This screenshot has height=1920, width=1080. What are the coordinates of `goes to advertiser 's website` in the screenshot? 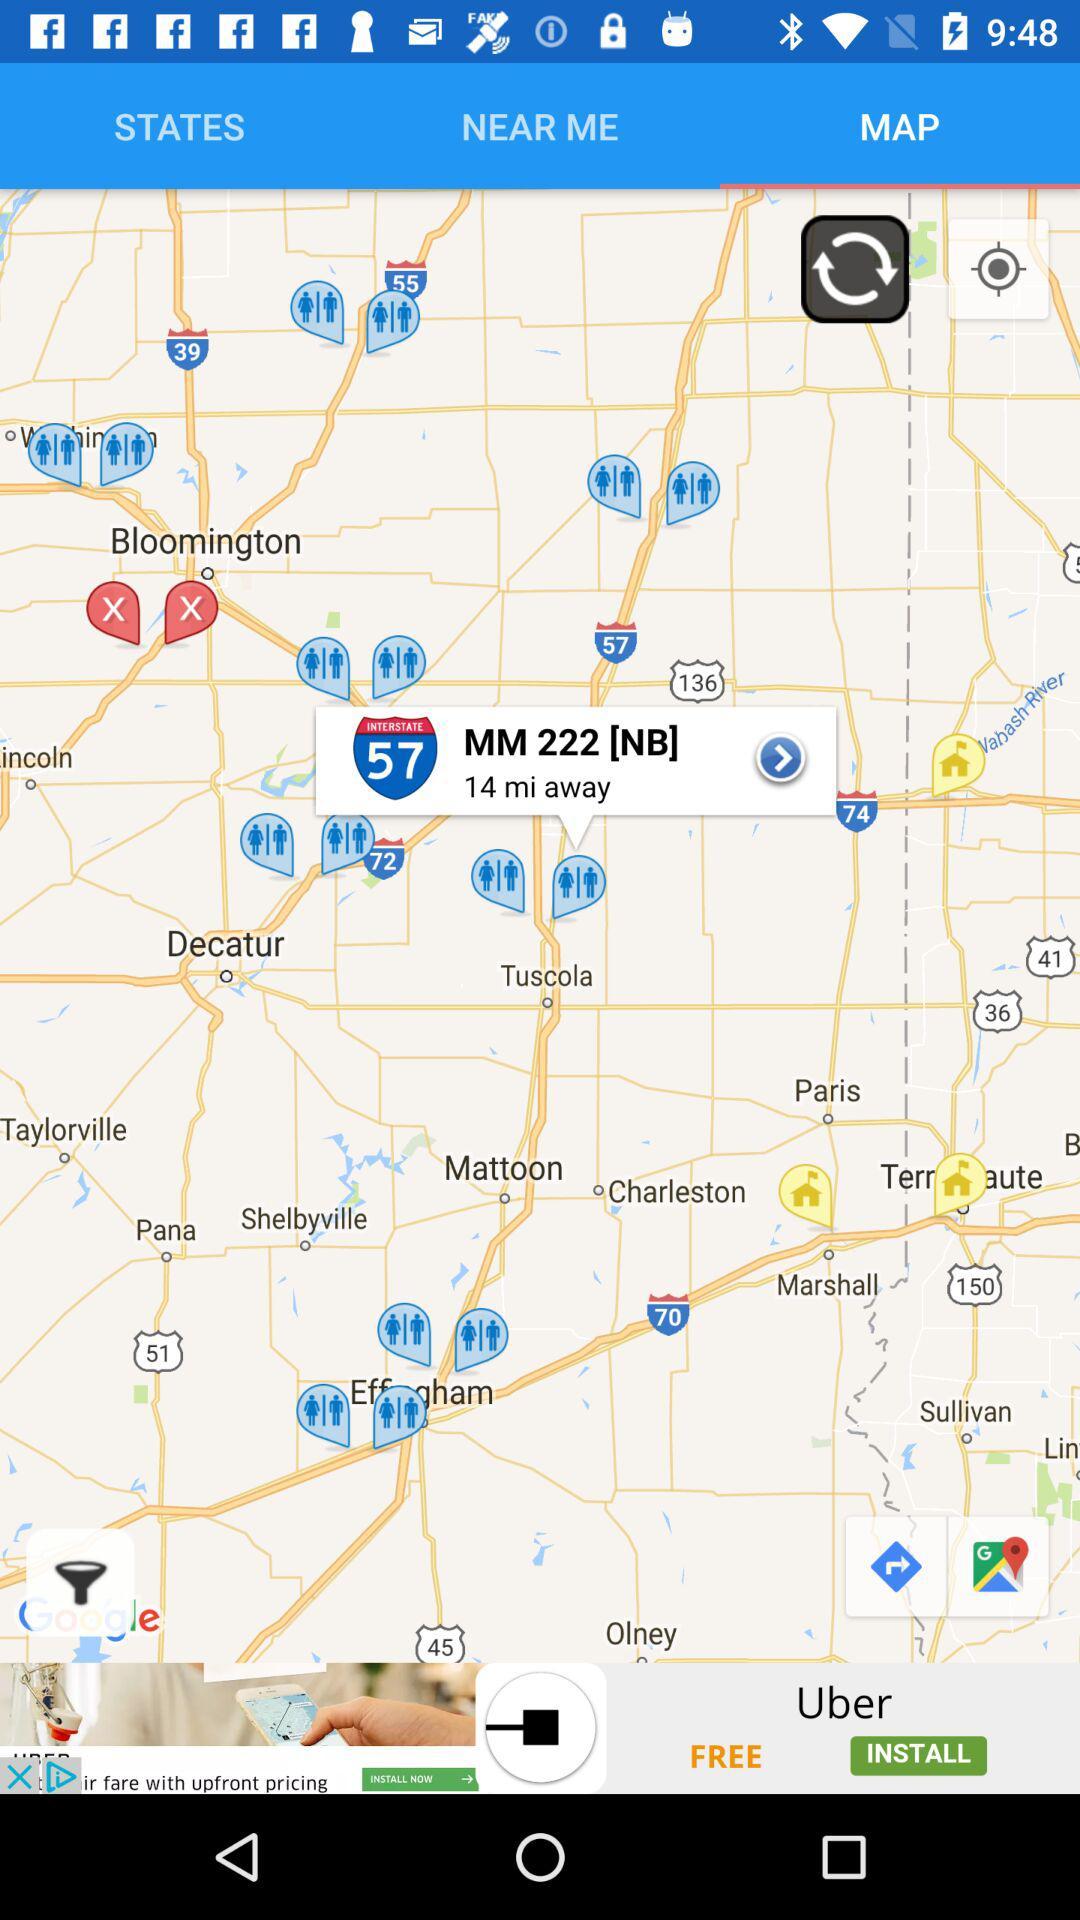 It's located at (540, 1727).